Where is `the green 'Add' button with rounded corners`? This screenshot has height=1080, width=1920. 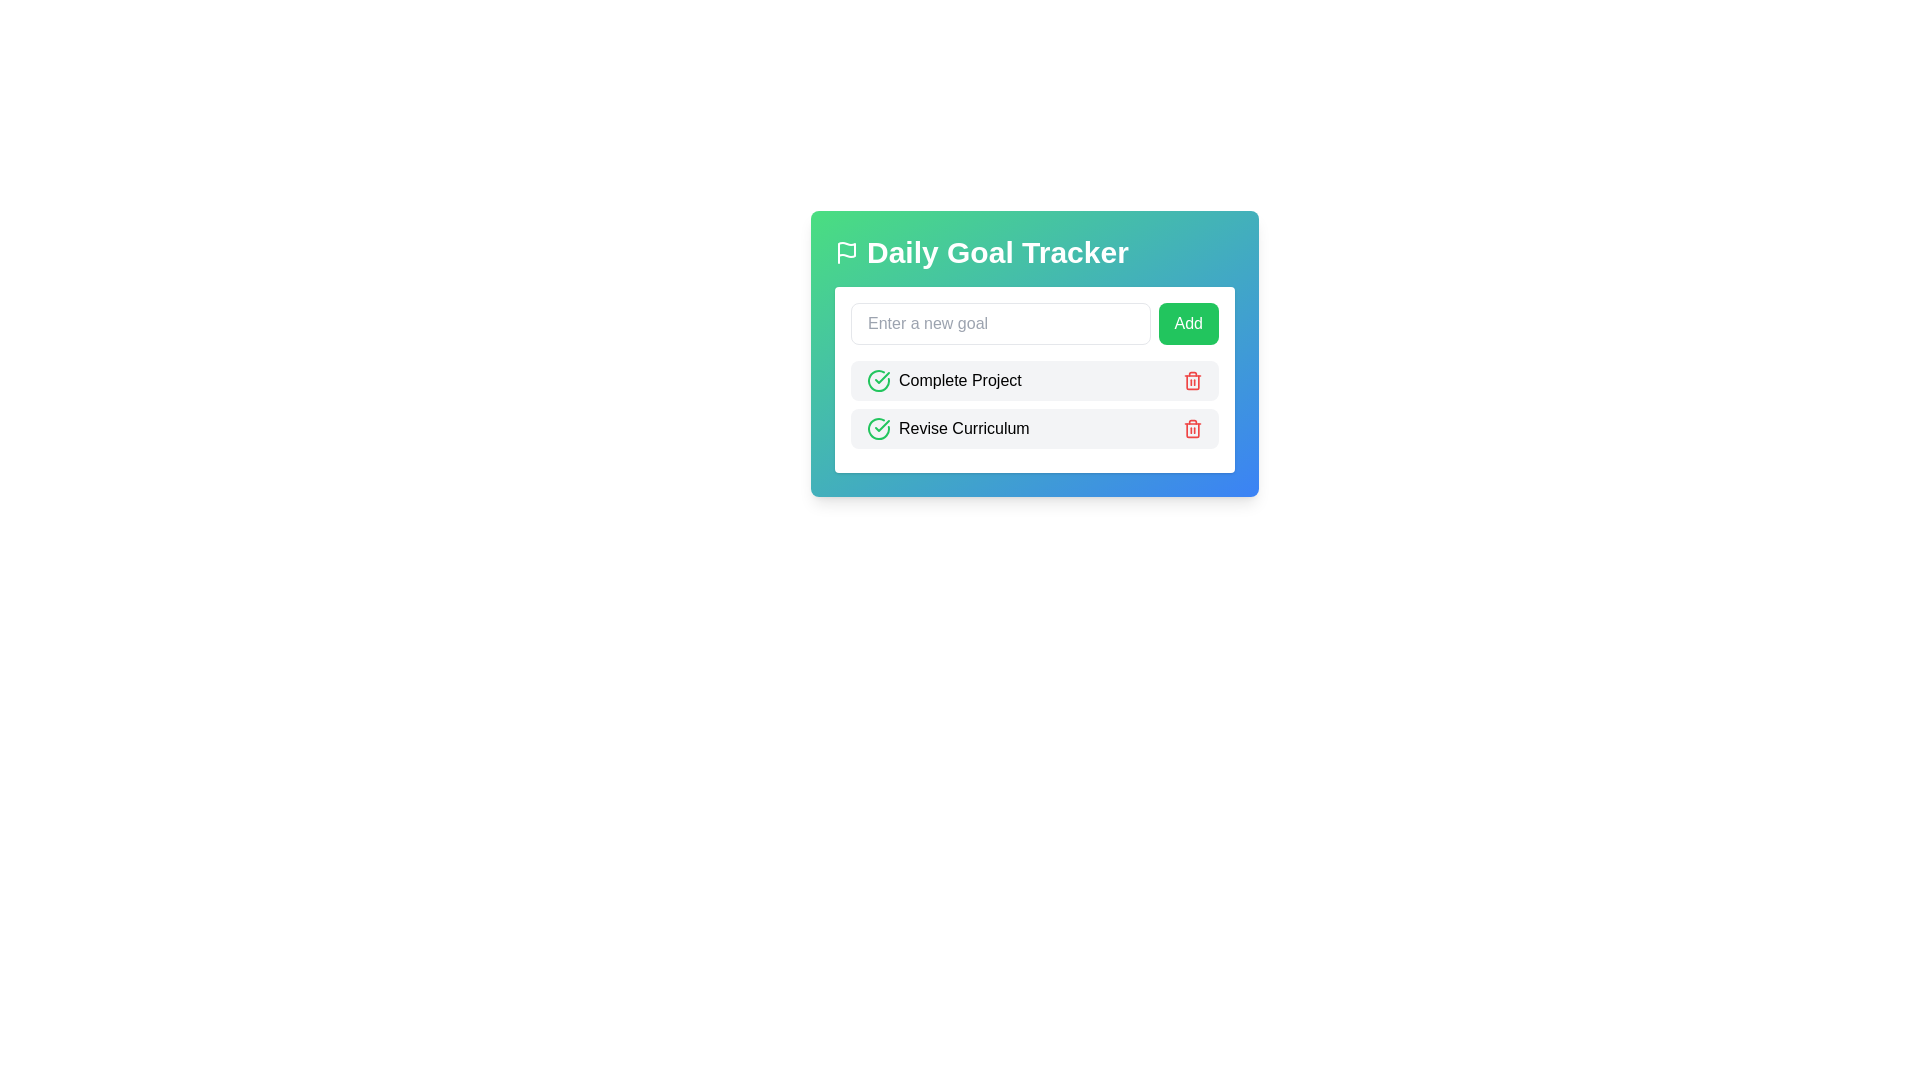 the green 'Add' button with rounded corners is located at coordinates (1188, 323).